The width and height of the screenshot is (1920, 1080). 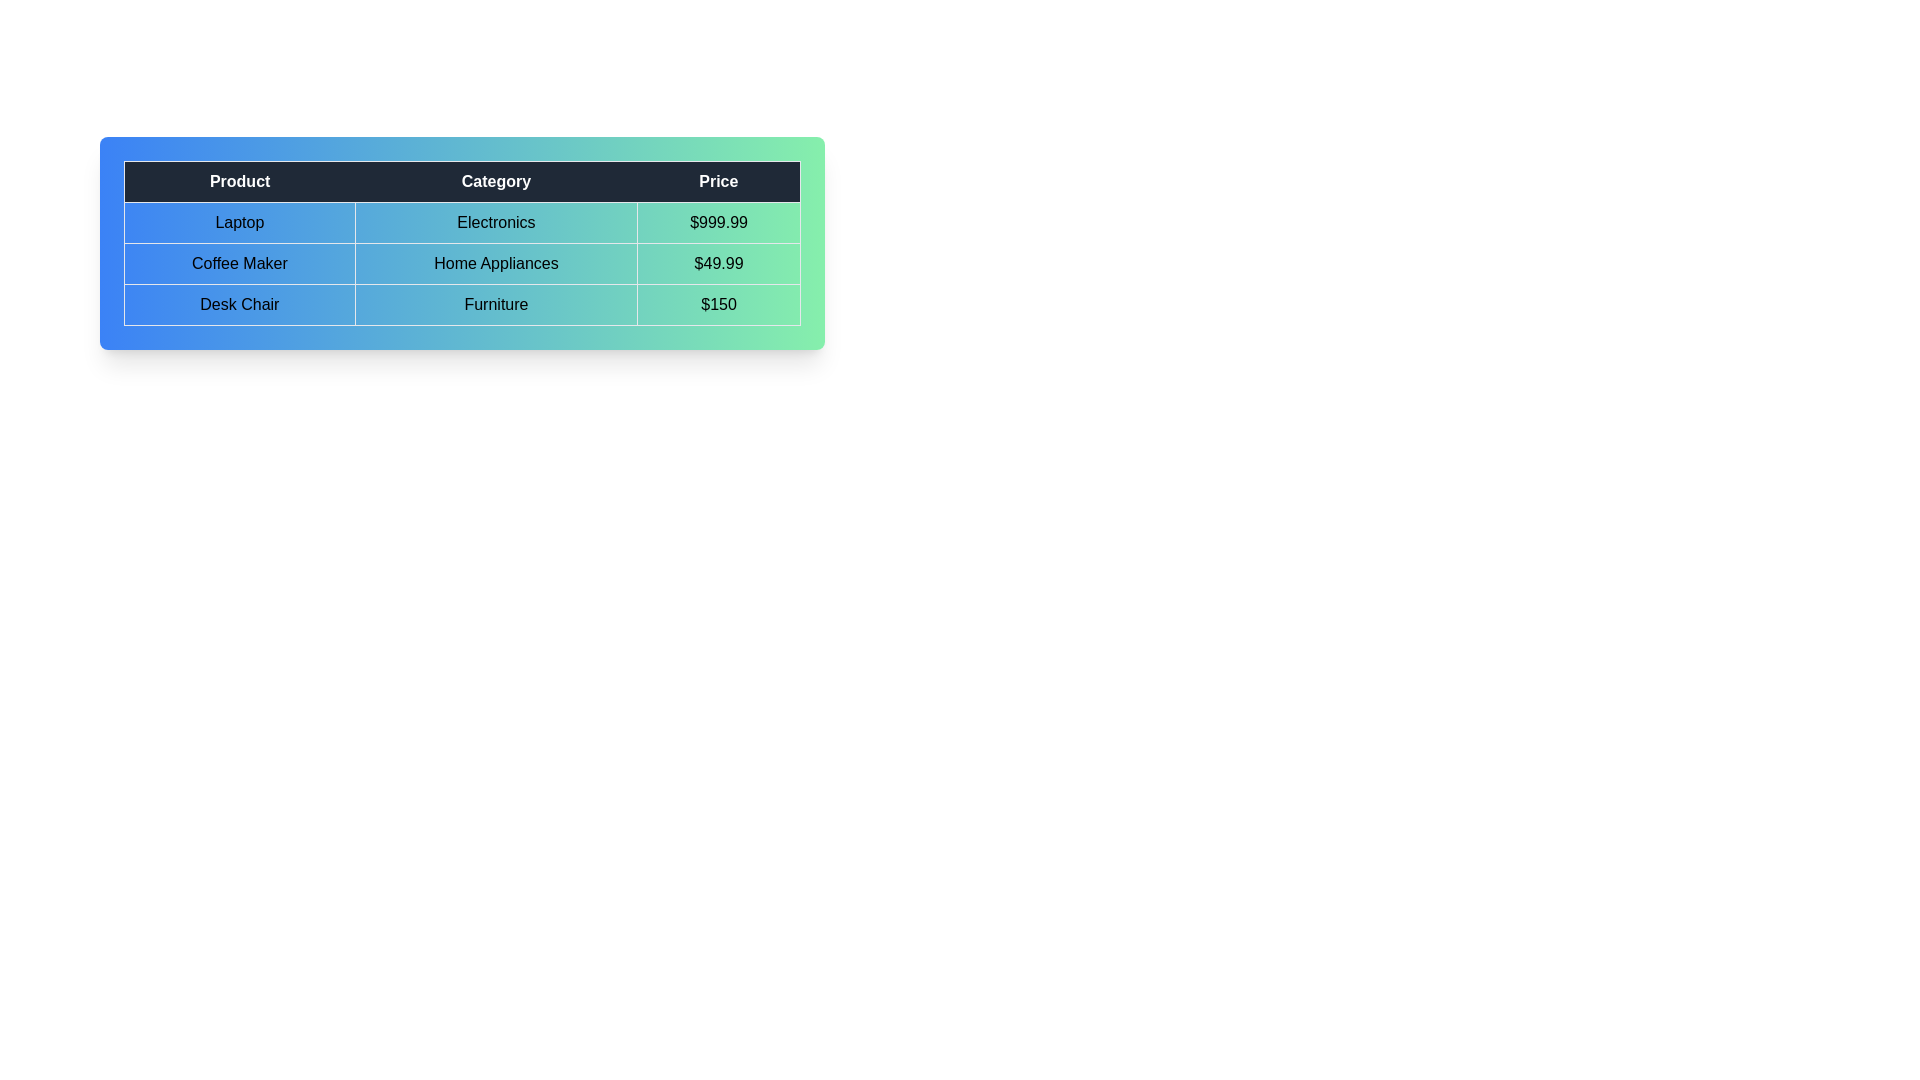 What do you see at coordinates (239, 304) in the screenshot?
I see `the static text label displaying the product's name 'Desk Chair', which is the first column entry in the table row` at bounding box center [239, 304].